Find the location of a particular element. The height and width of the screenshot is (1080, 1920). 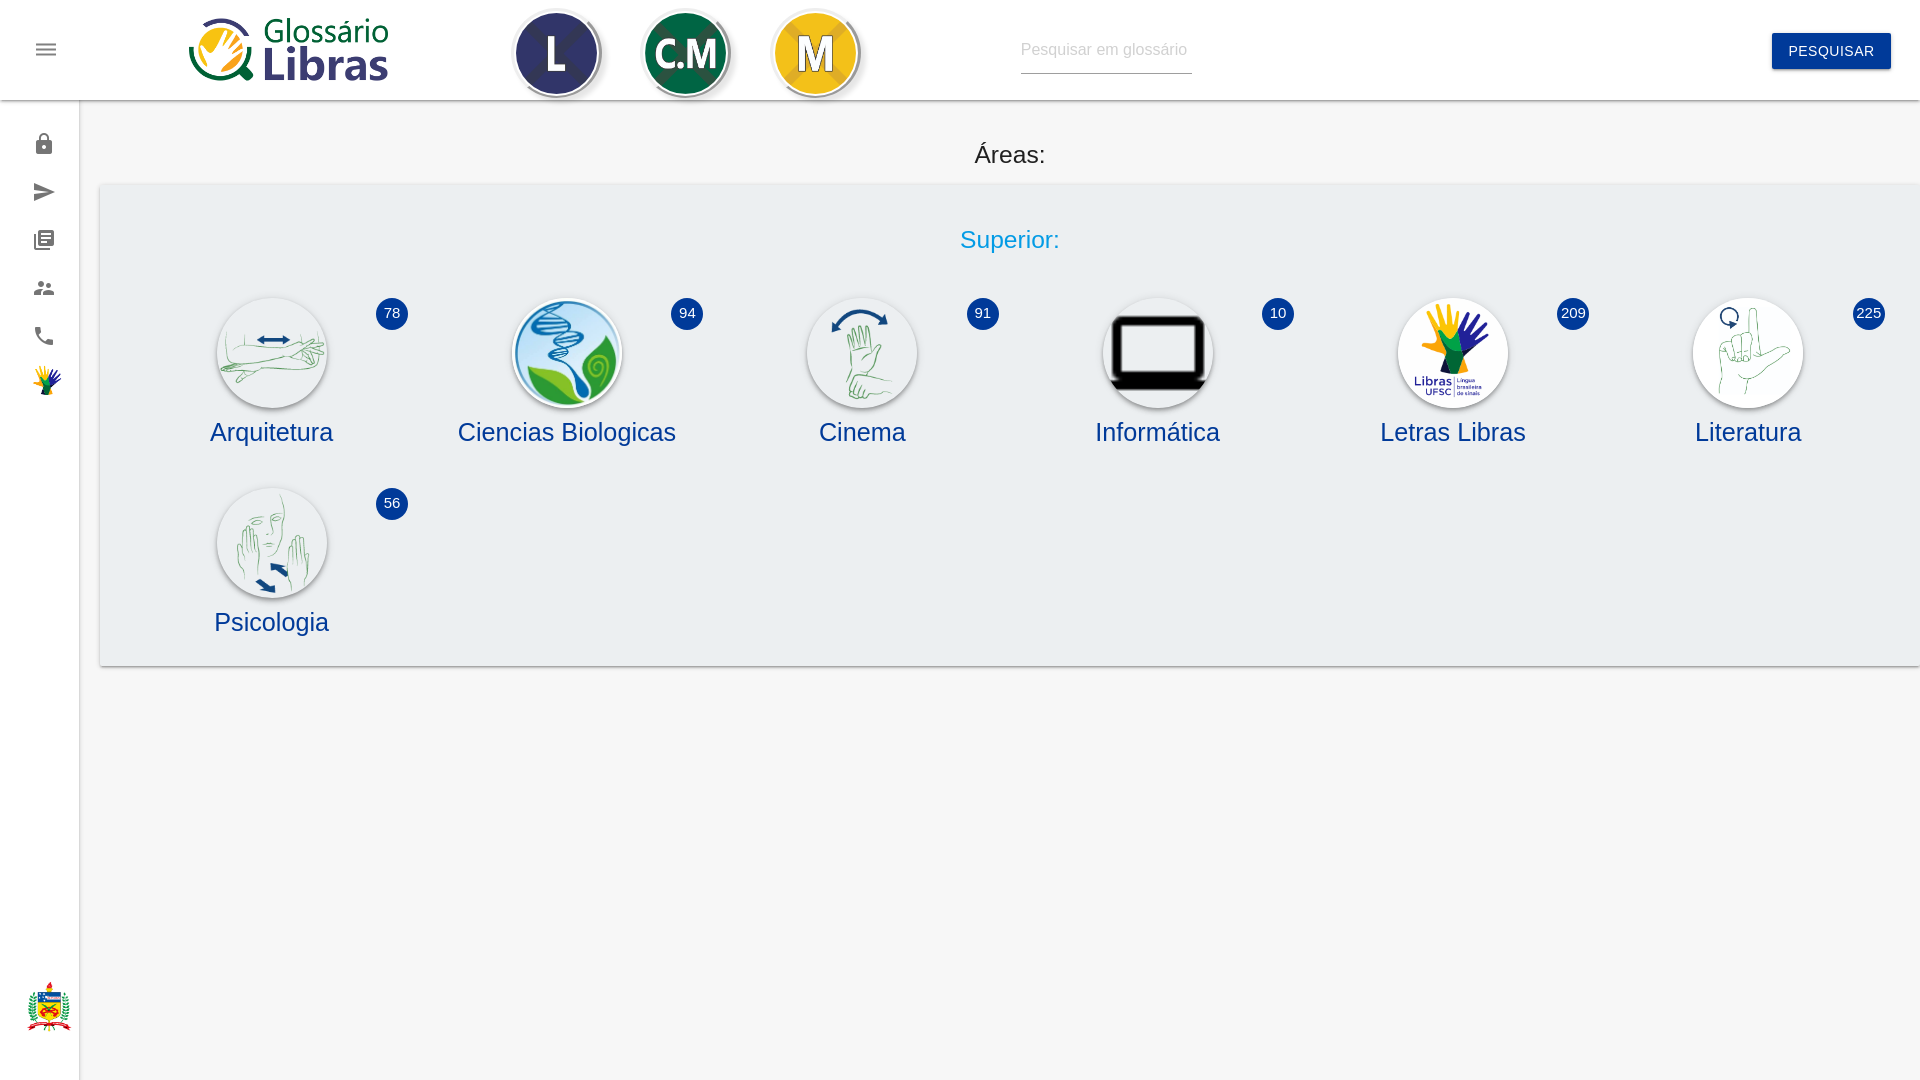

'209 is located at coordinates (1453, 422).